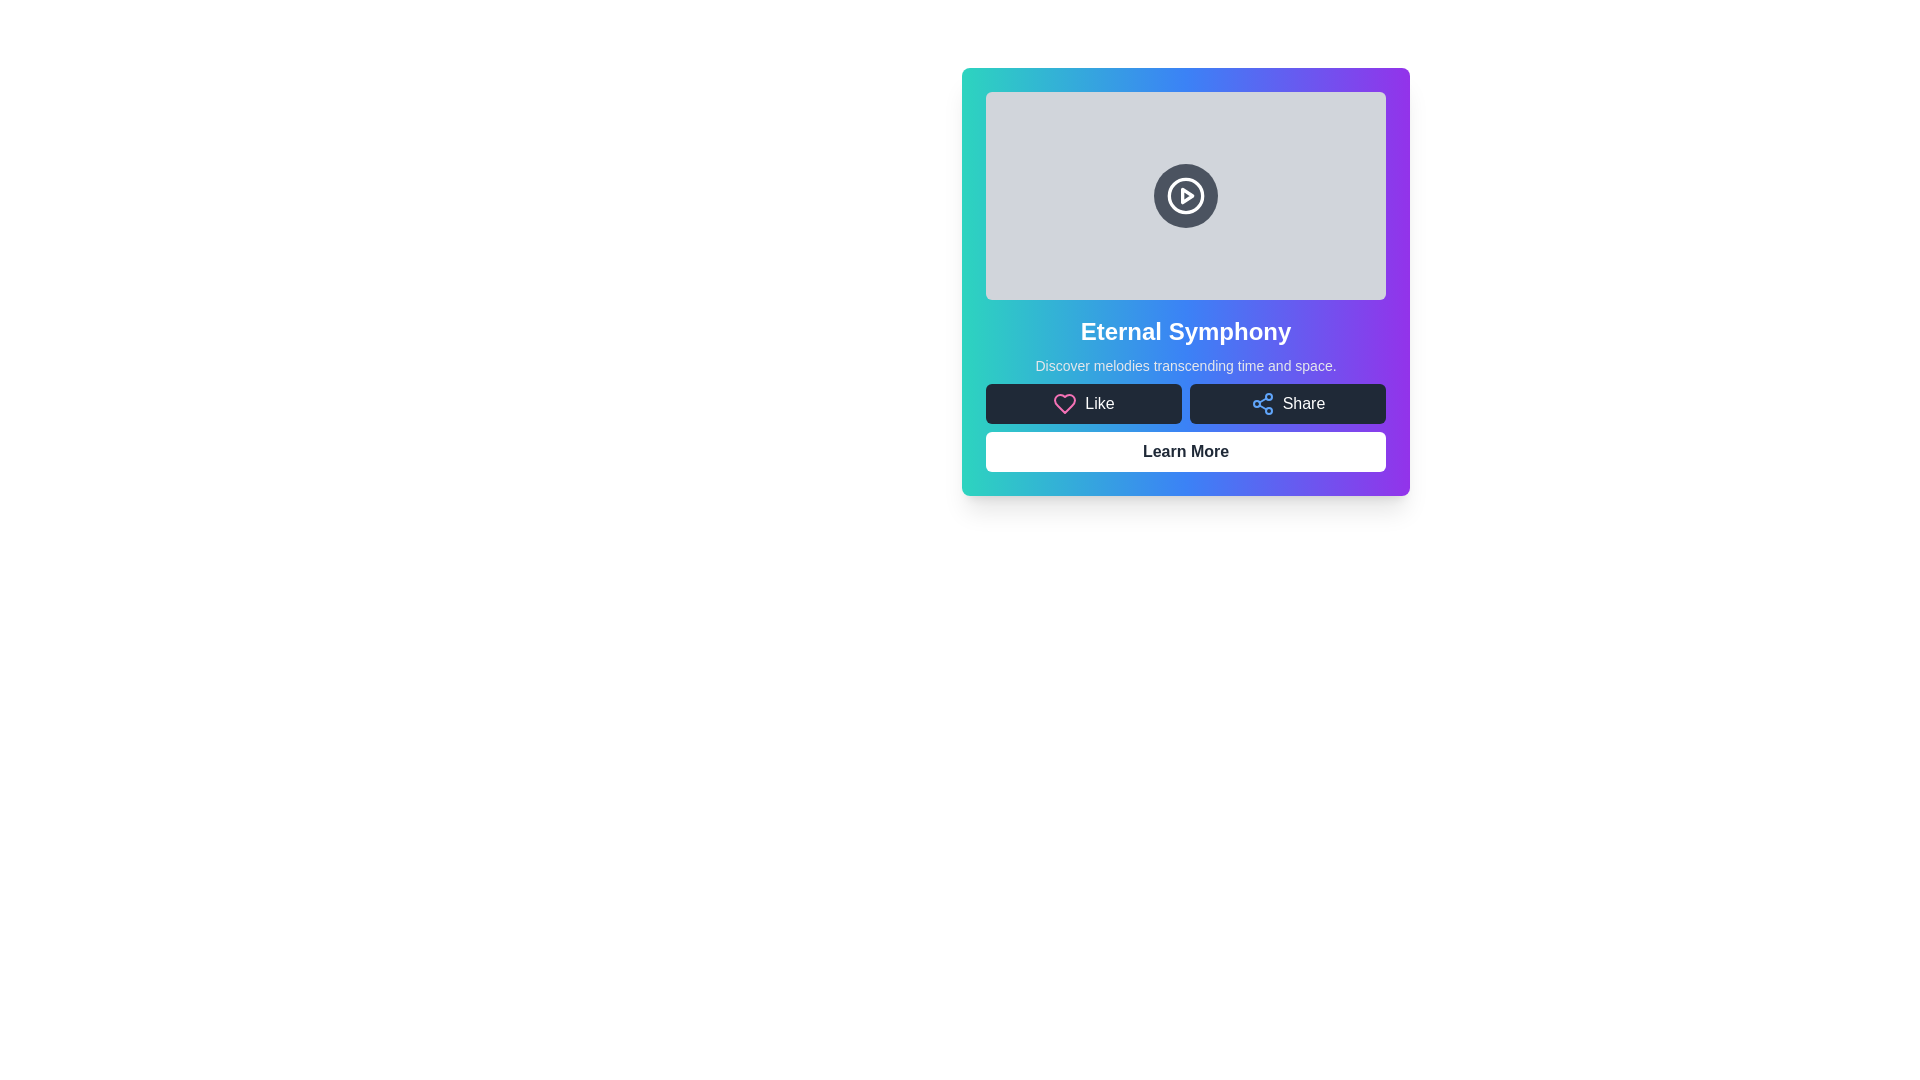 The width and height of the screenshot is (1920, 1080). What do you see at coordinates (1064, 404) in the screenshot?
I see `the heart-shaped icon with a pink outline and dark fill, located to the left of the 'Like' button text, to like the content` at bounding box center [1064, 404].